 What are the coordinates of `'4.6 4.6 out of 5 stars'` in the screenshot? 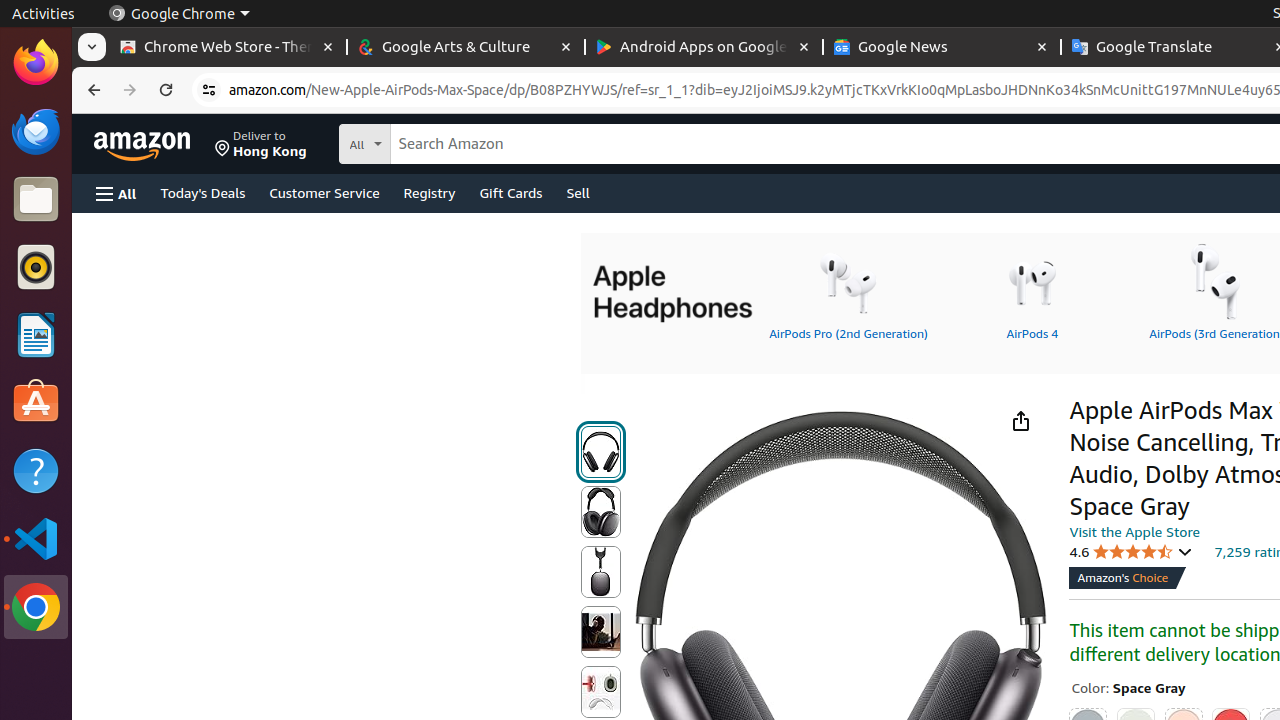 It's located at (1131, 551).